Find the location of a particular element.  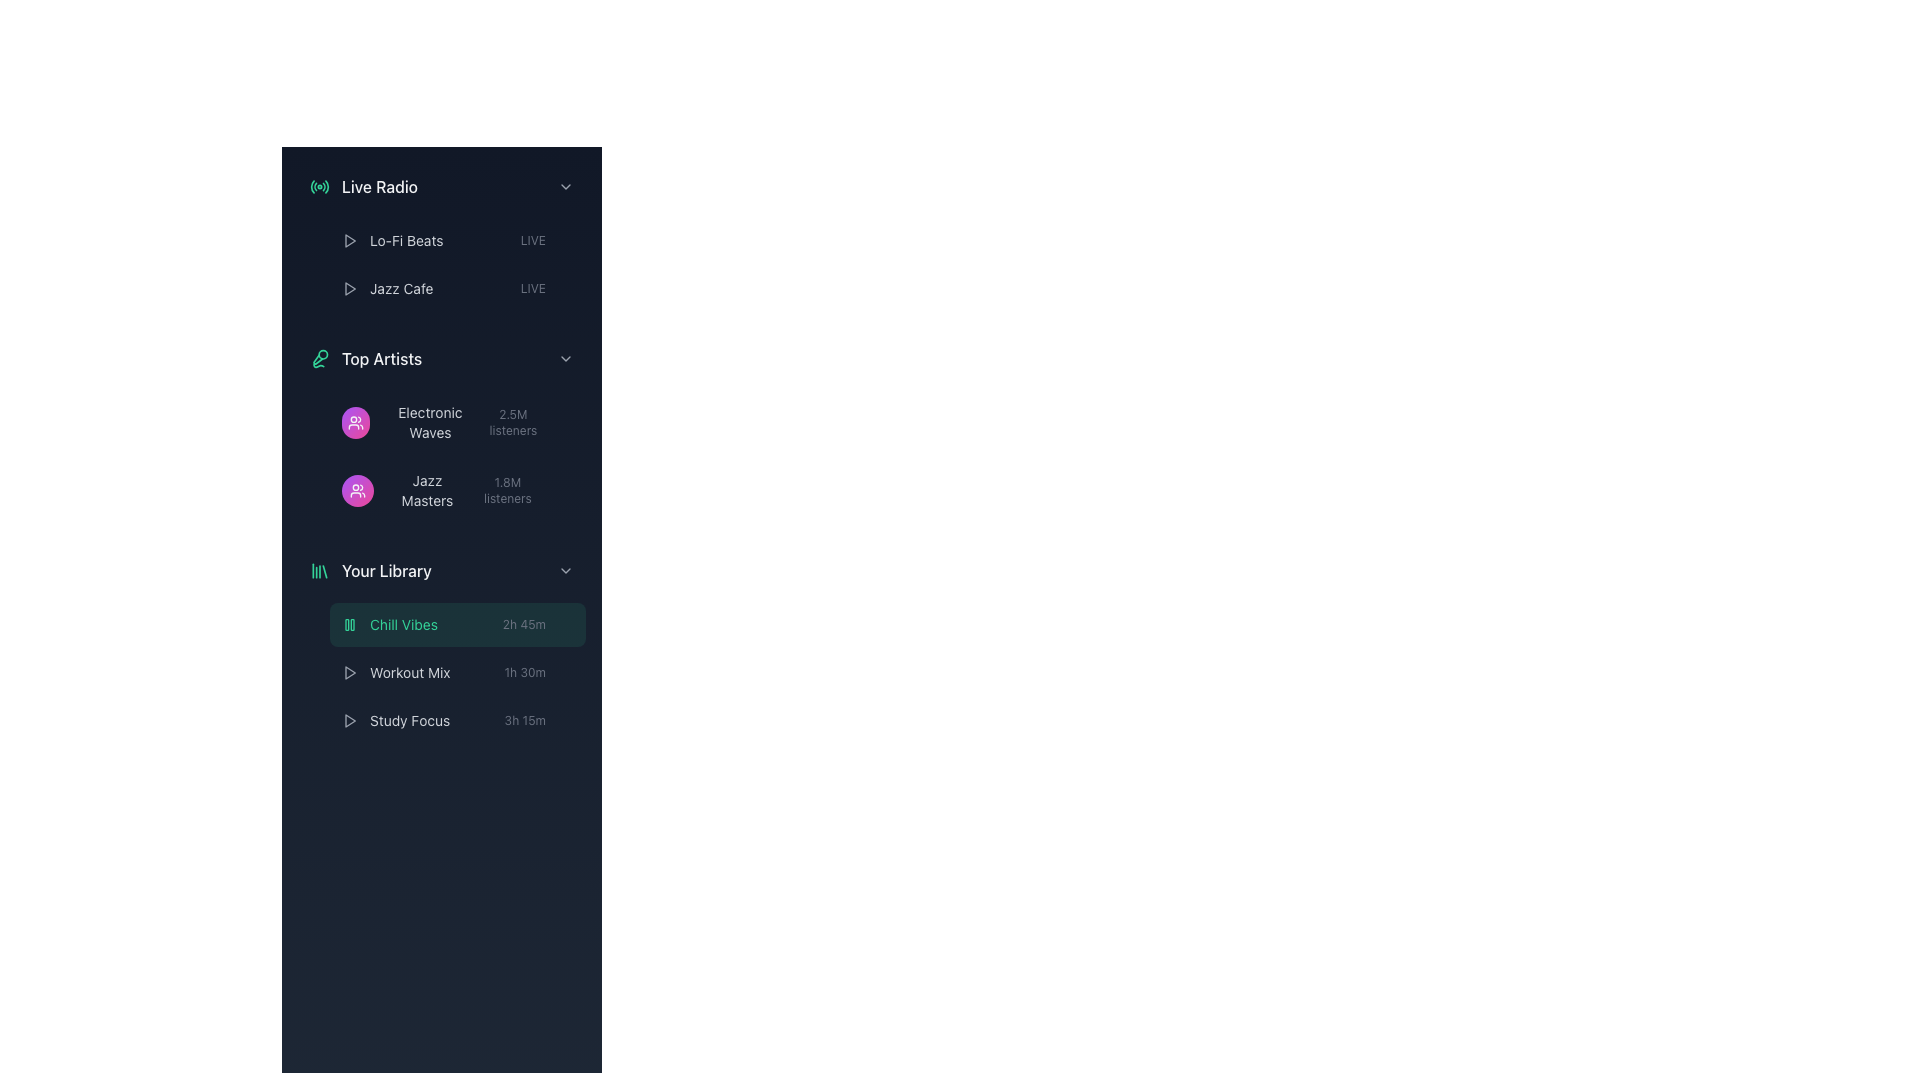

the text label that displays the number of listeners for the 'Electronic Waves' artist, positioned between the artist's name and a heart-shaped icon in the 'Top Artists' section is located at coordinates (513, 422).